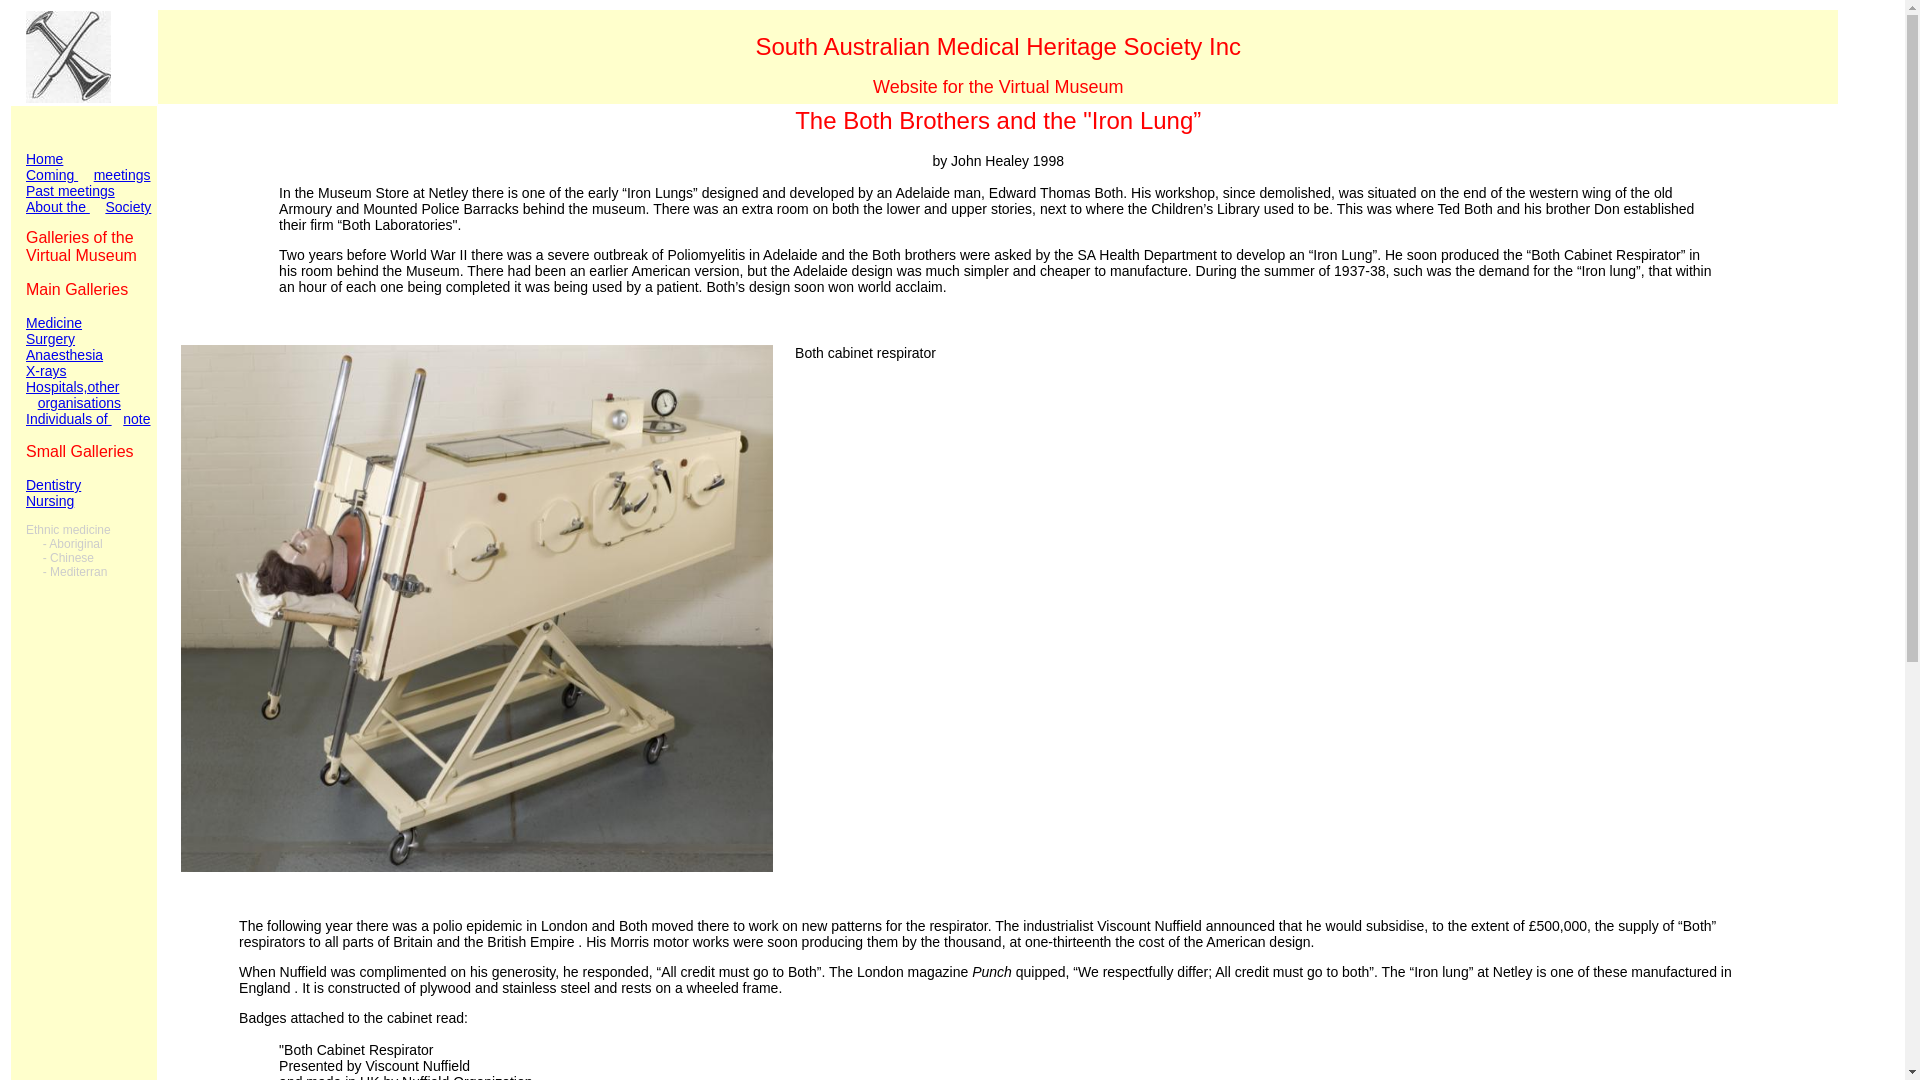  What do you see at coordinates (52, 182) in the screenshot?
I see `'Coming'` at bounding box center [52, 182].